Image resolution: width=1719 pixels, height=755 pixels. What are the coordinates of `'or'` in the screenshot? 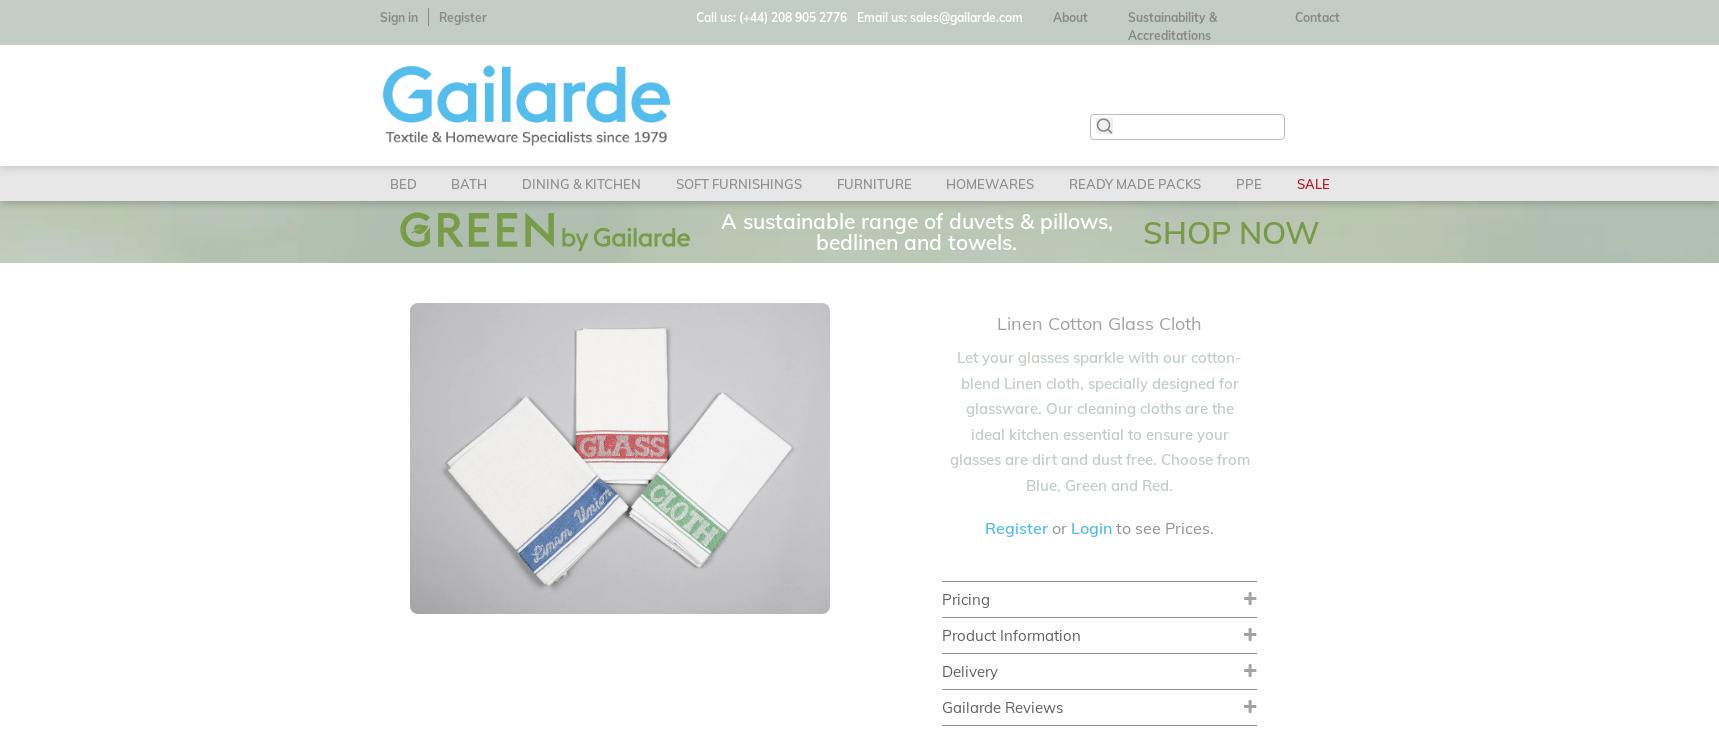 It's located at (1048, 526).